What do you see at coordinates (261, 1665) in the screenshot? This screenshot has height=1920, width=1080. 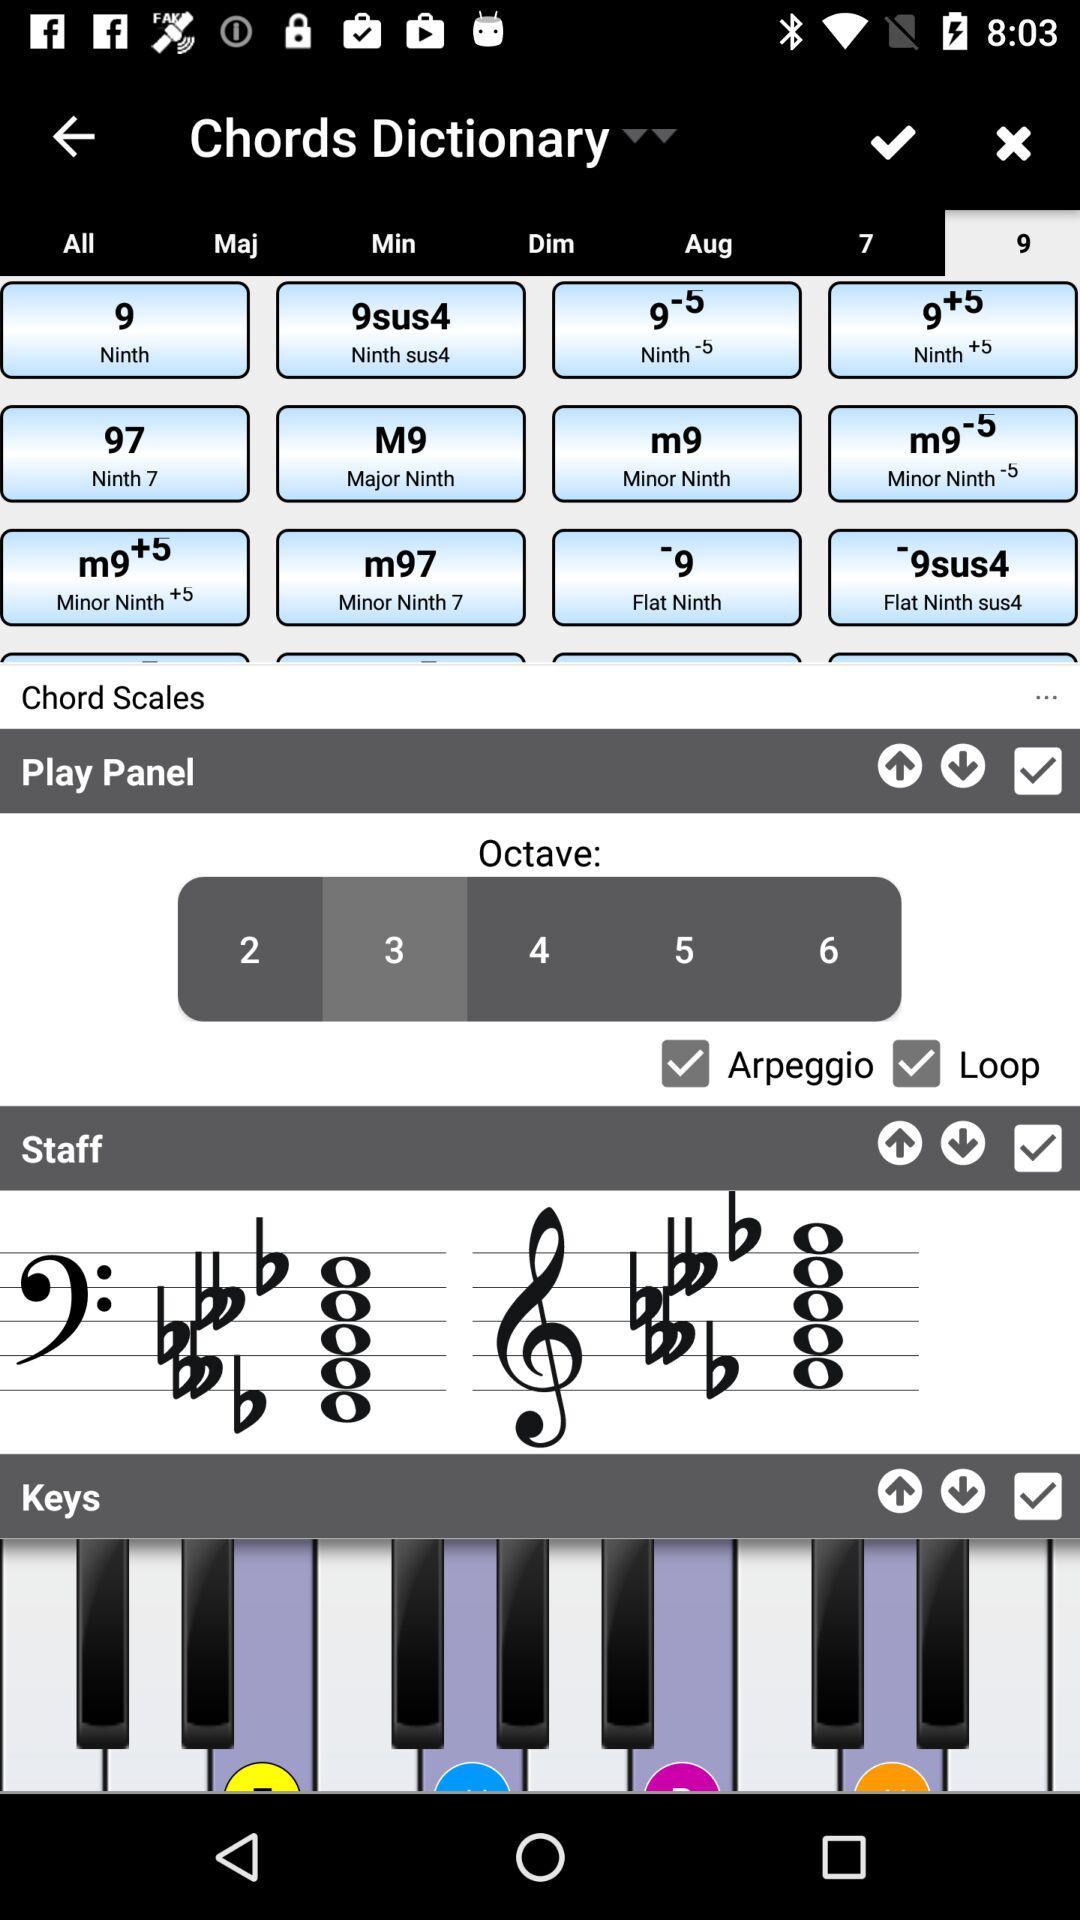 I see `piano white key` at bounding box center [261, 1665].